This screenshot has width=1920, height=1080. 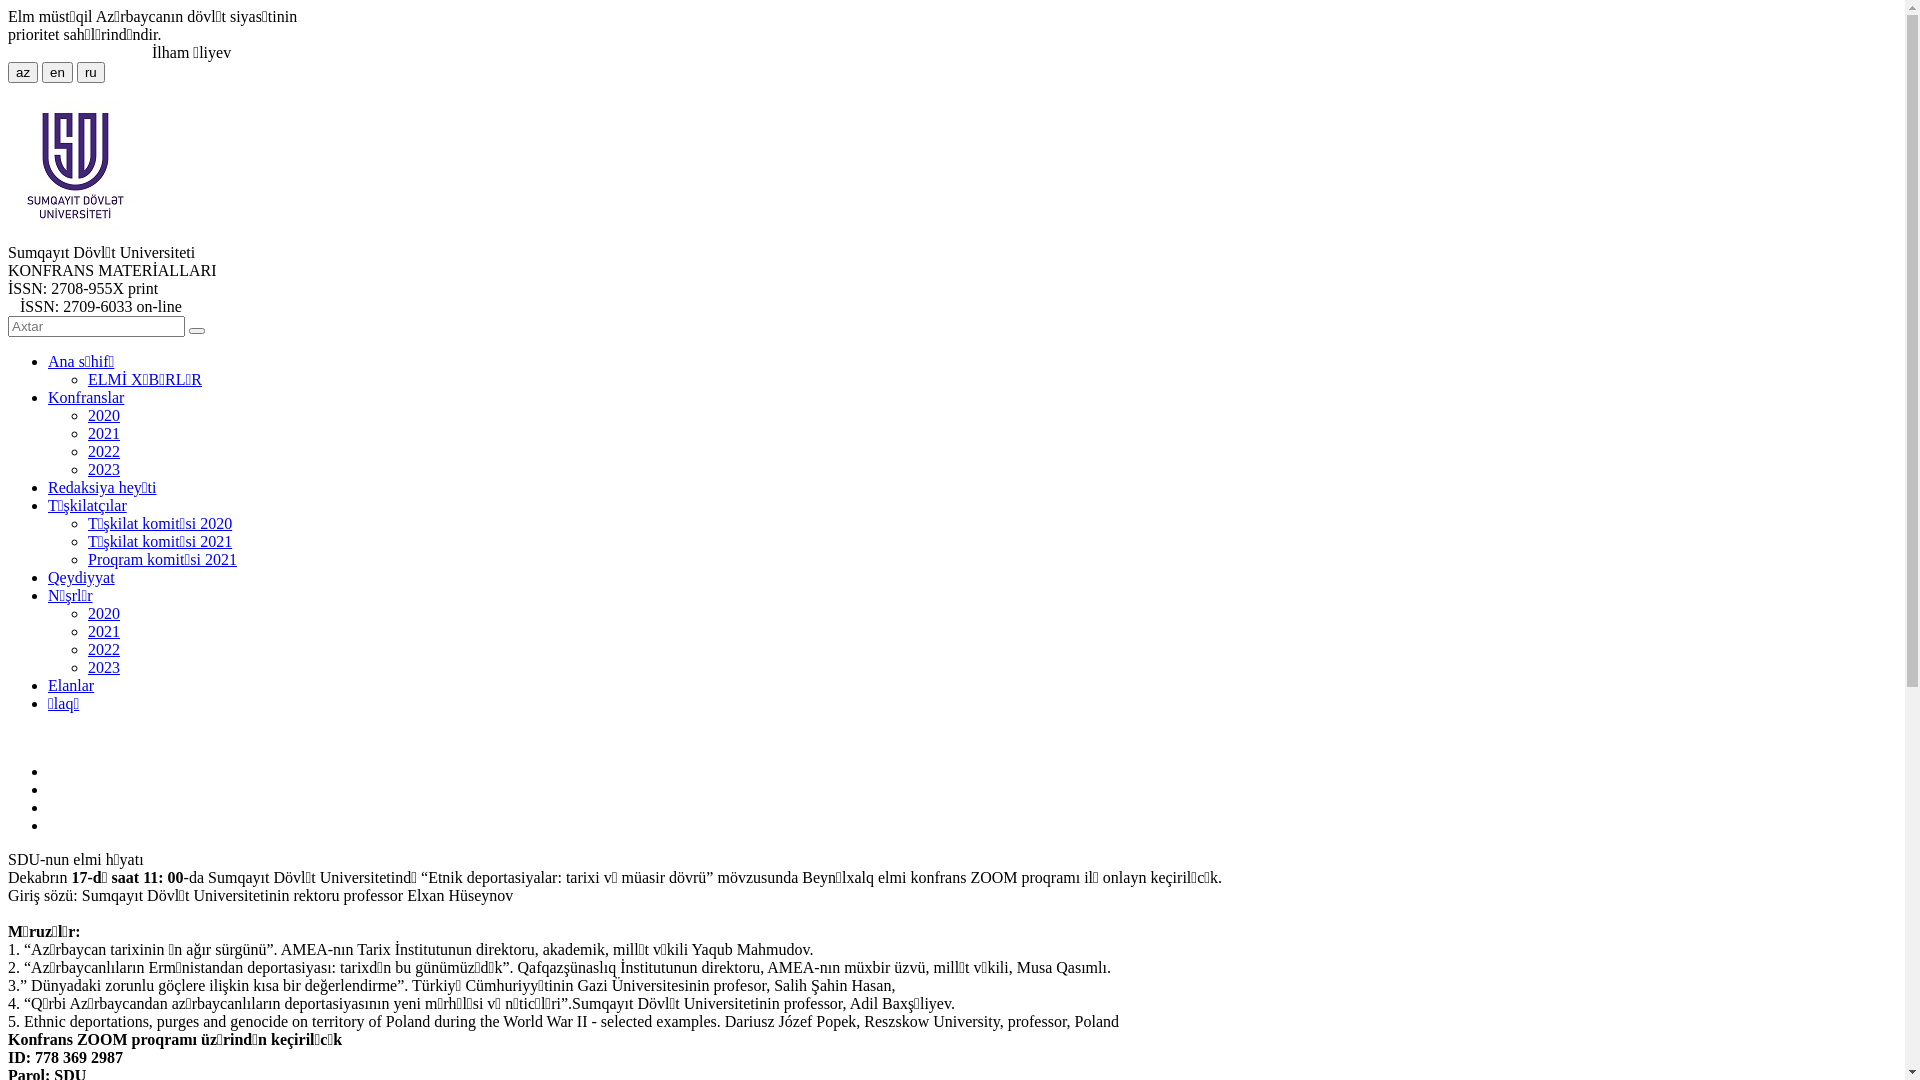 I want to click on '2020', so click(x=86, y=612).